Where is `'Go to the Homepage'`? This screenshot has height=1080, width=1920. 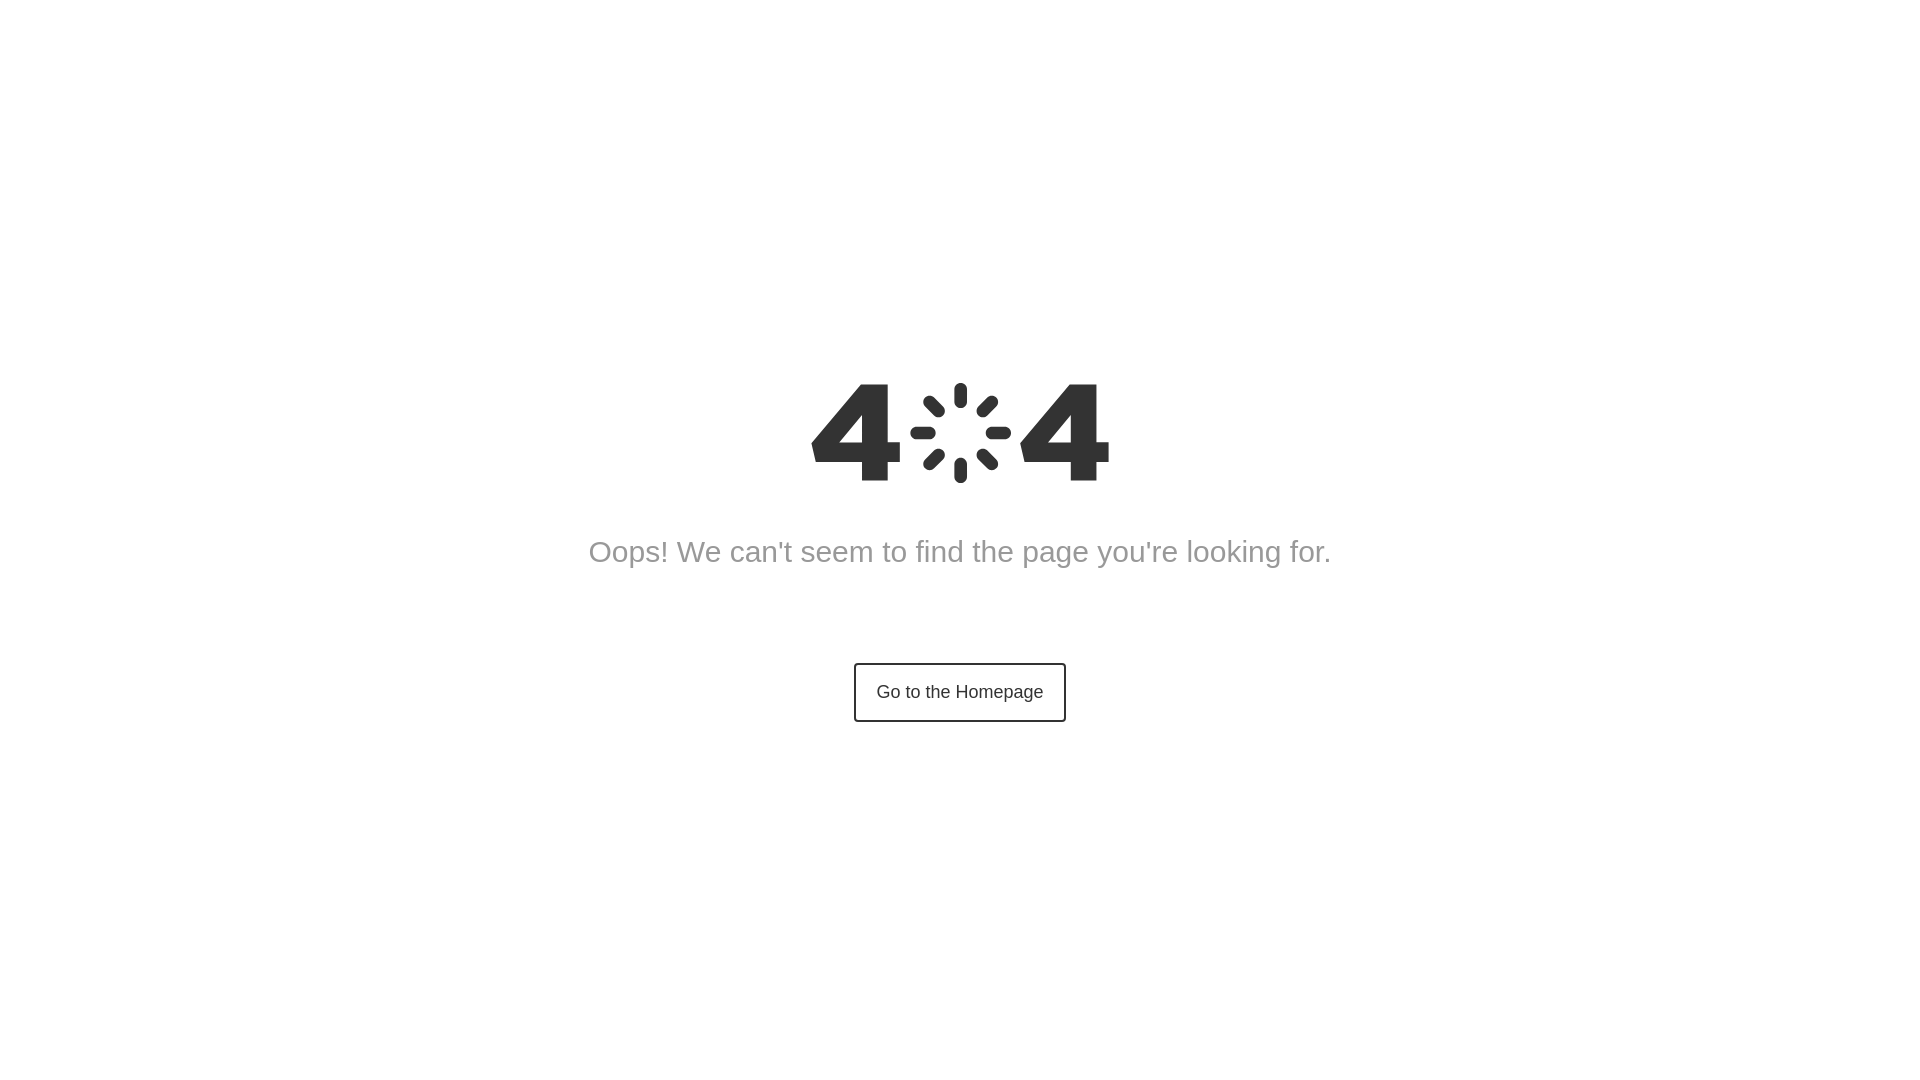
'Go to the Homepage' is located at coordinates (958, 691).